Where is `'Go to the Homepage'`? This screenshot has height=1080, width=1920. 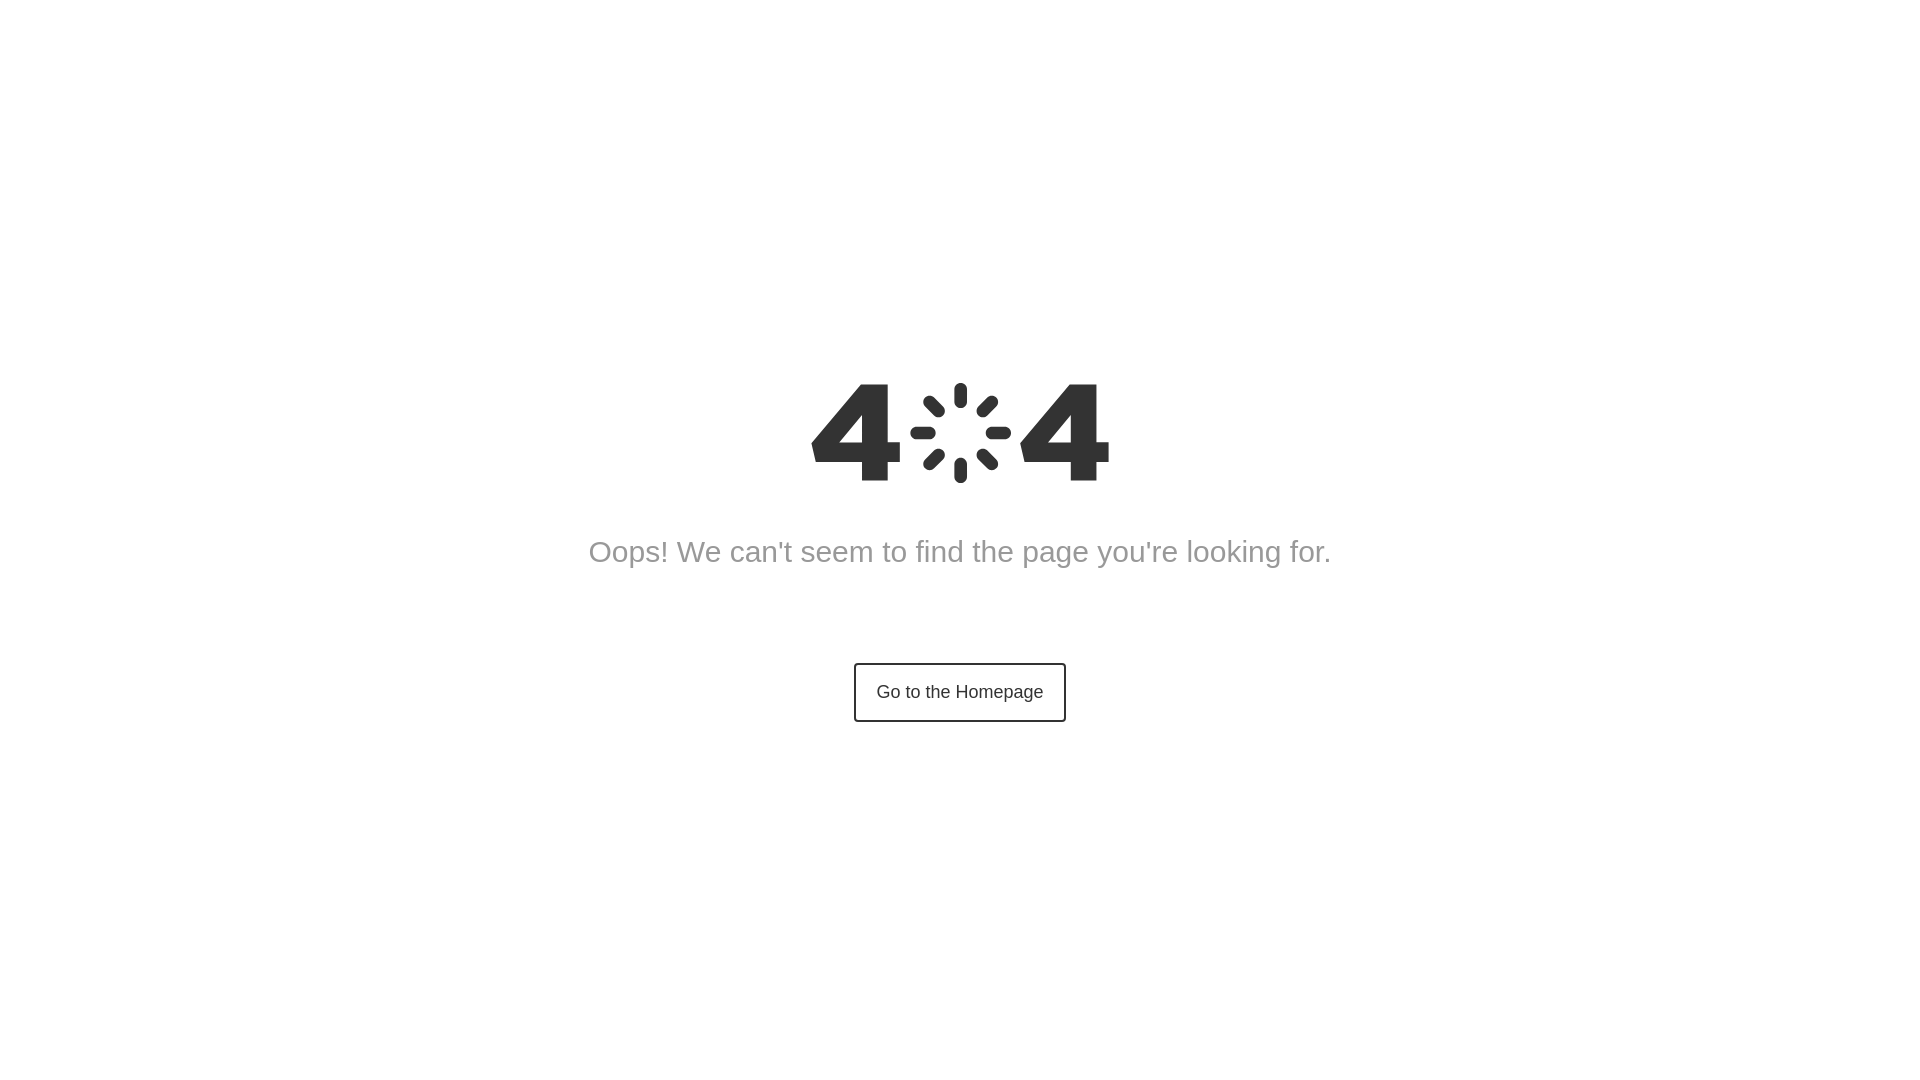
'Go to the Homepage' is located at coordinates (958, 691).